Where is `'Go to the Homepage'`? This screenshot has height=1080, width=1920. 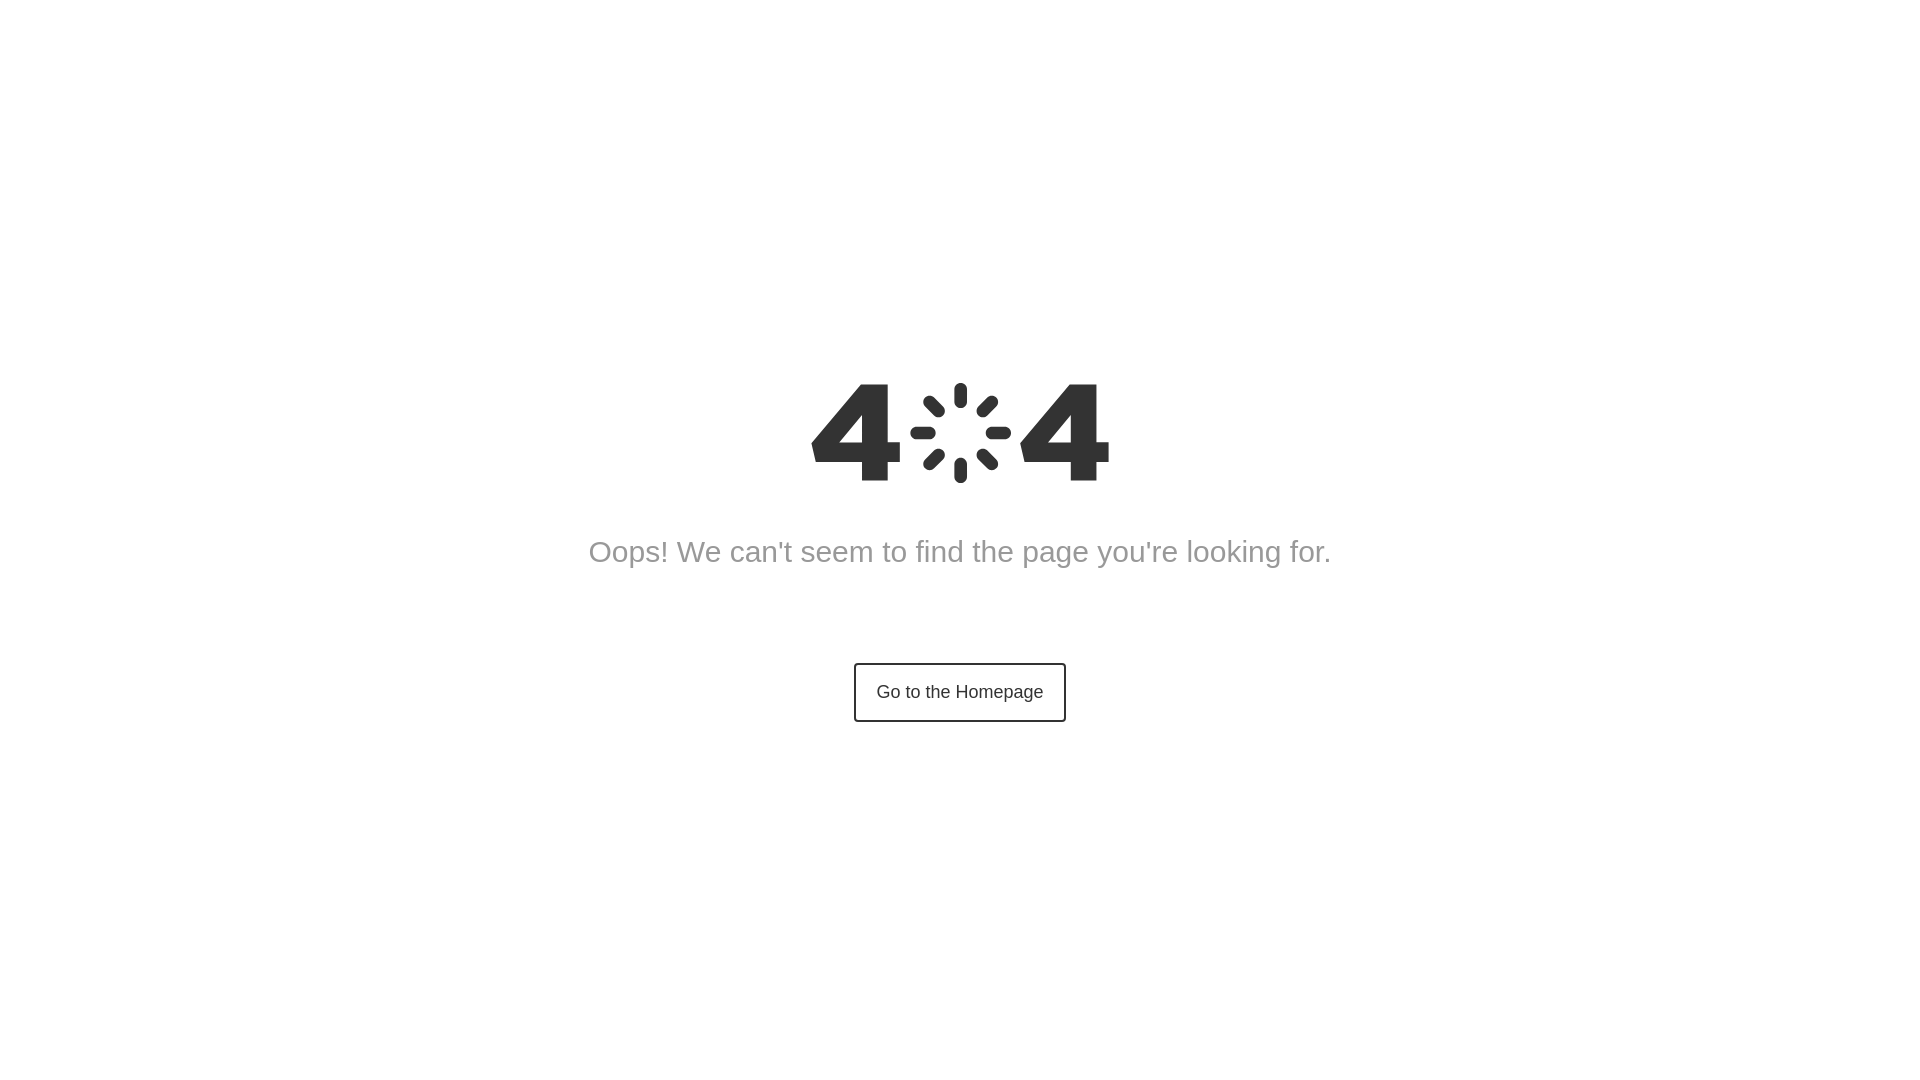
'Go to the Homepage' is located at coordinates (958, 691).